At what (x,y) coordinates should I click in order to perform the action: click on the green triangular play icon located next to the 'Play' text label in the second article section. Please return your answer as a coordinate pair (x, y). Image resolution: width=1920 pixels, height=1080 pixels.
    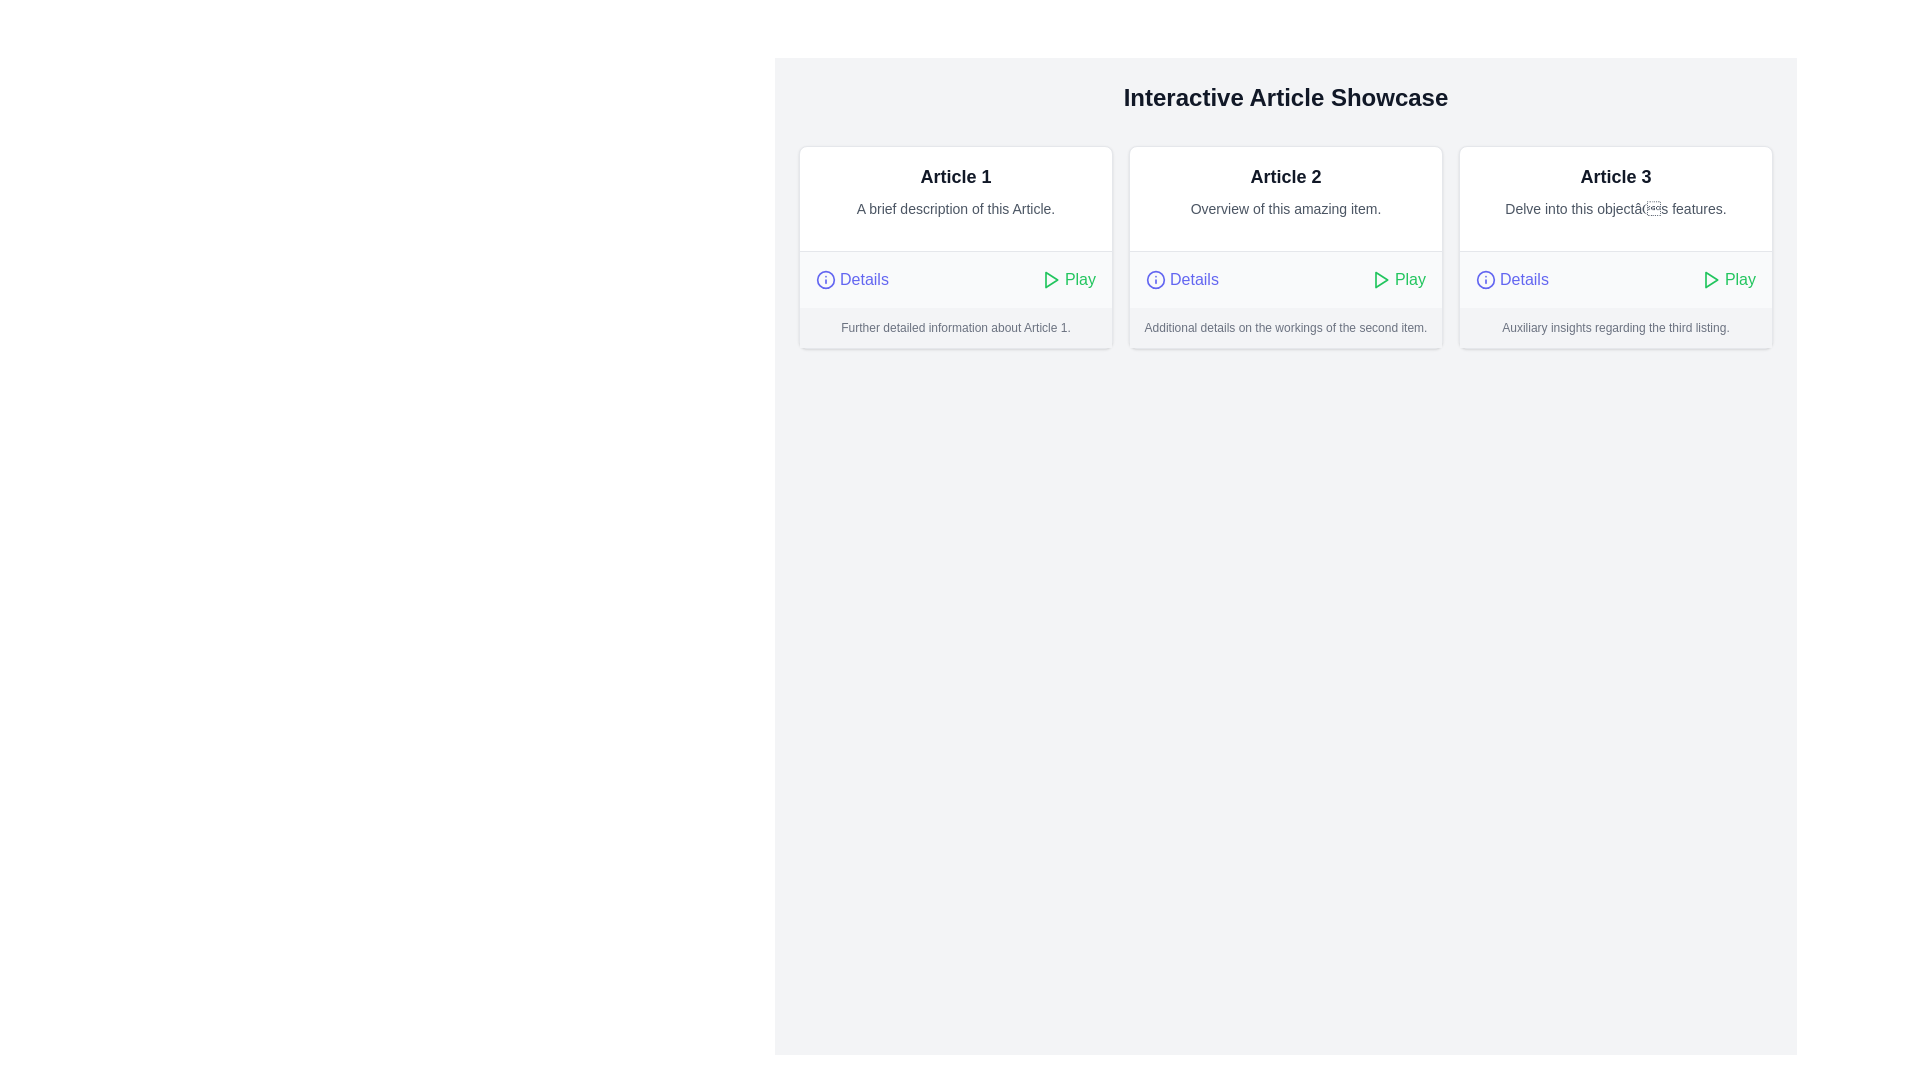
    Looking at the image, I should click on (1379, 280).